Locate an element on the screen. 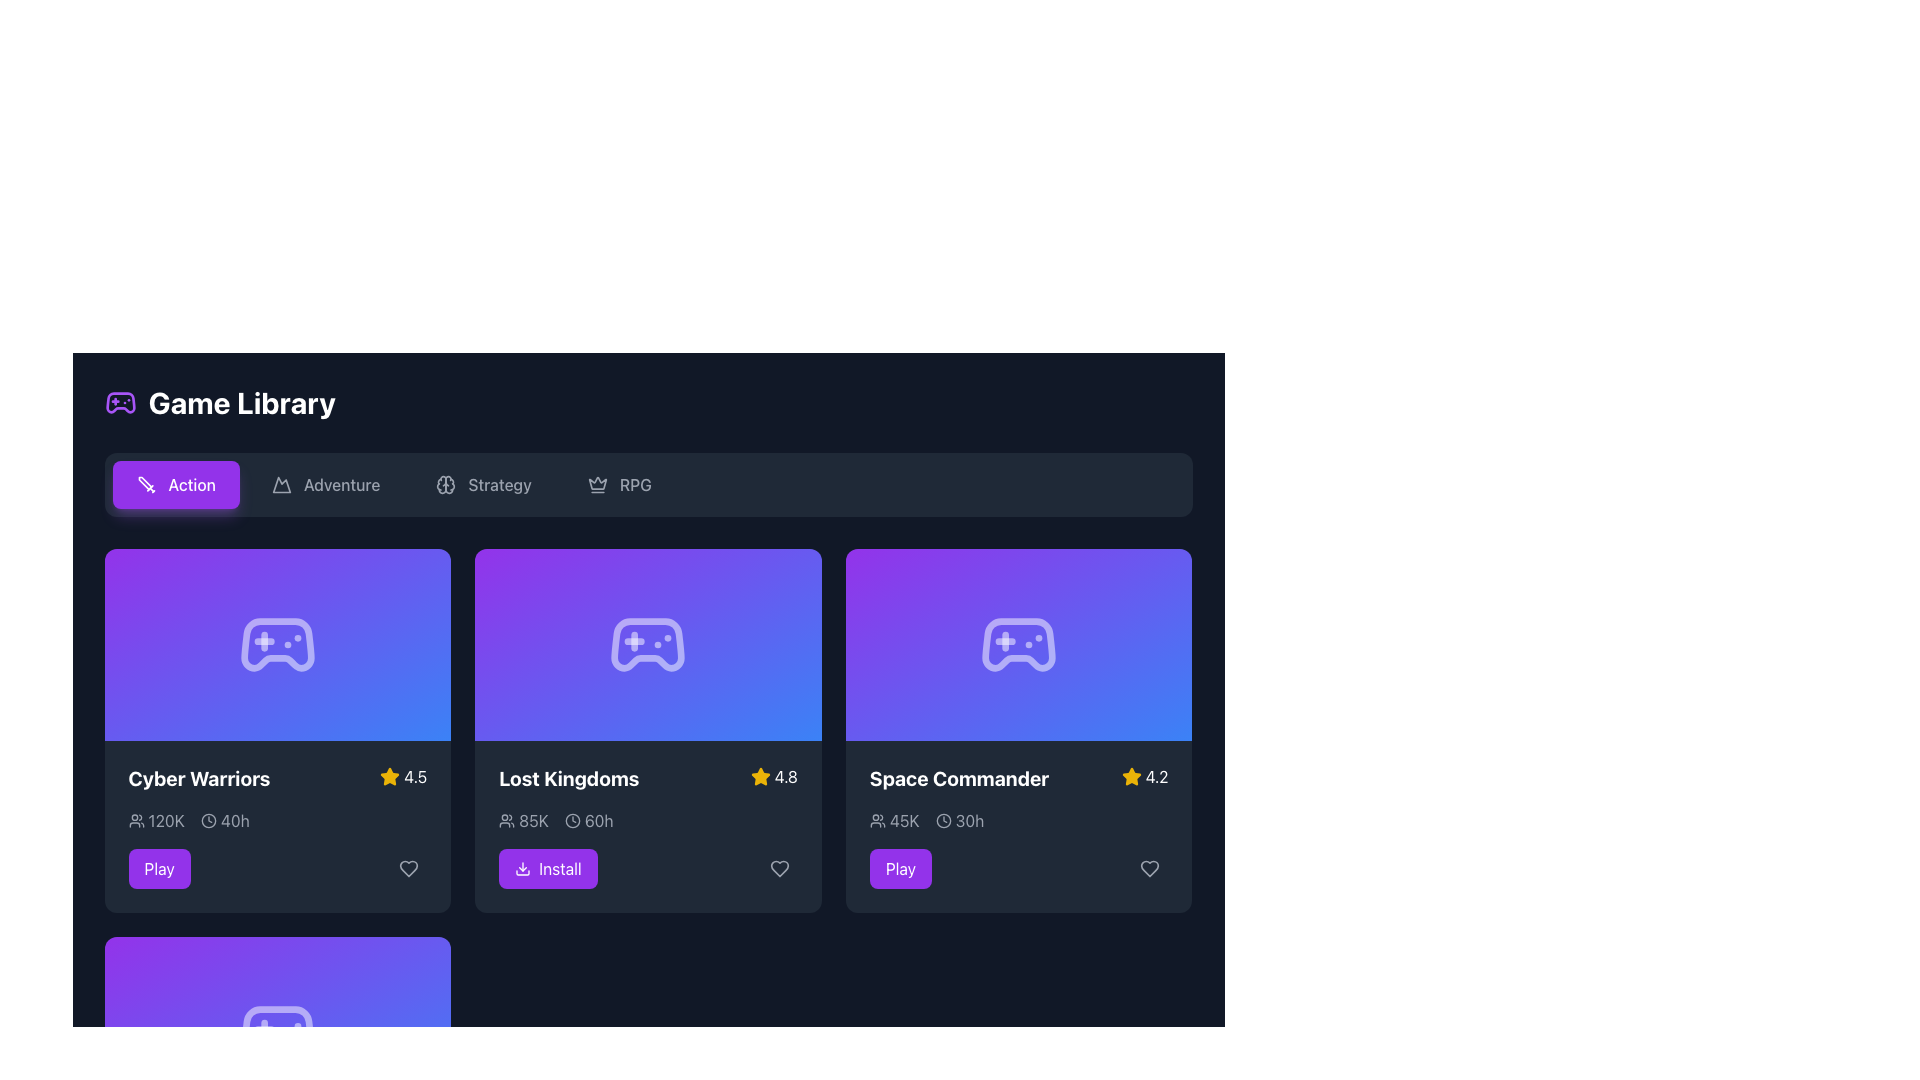 Image resolution: width=1920 pixels, height=1080 pixels. the heart-shaped icon at the bottom-right corner of the 'Lost Kingdoms' card is located at coordinates (778, 867).